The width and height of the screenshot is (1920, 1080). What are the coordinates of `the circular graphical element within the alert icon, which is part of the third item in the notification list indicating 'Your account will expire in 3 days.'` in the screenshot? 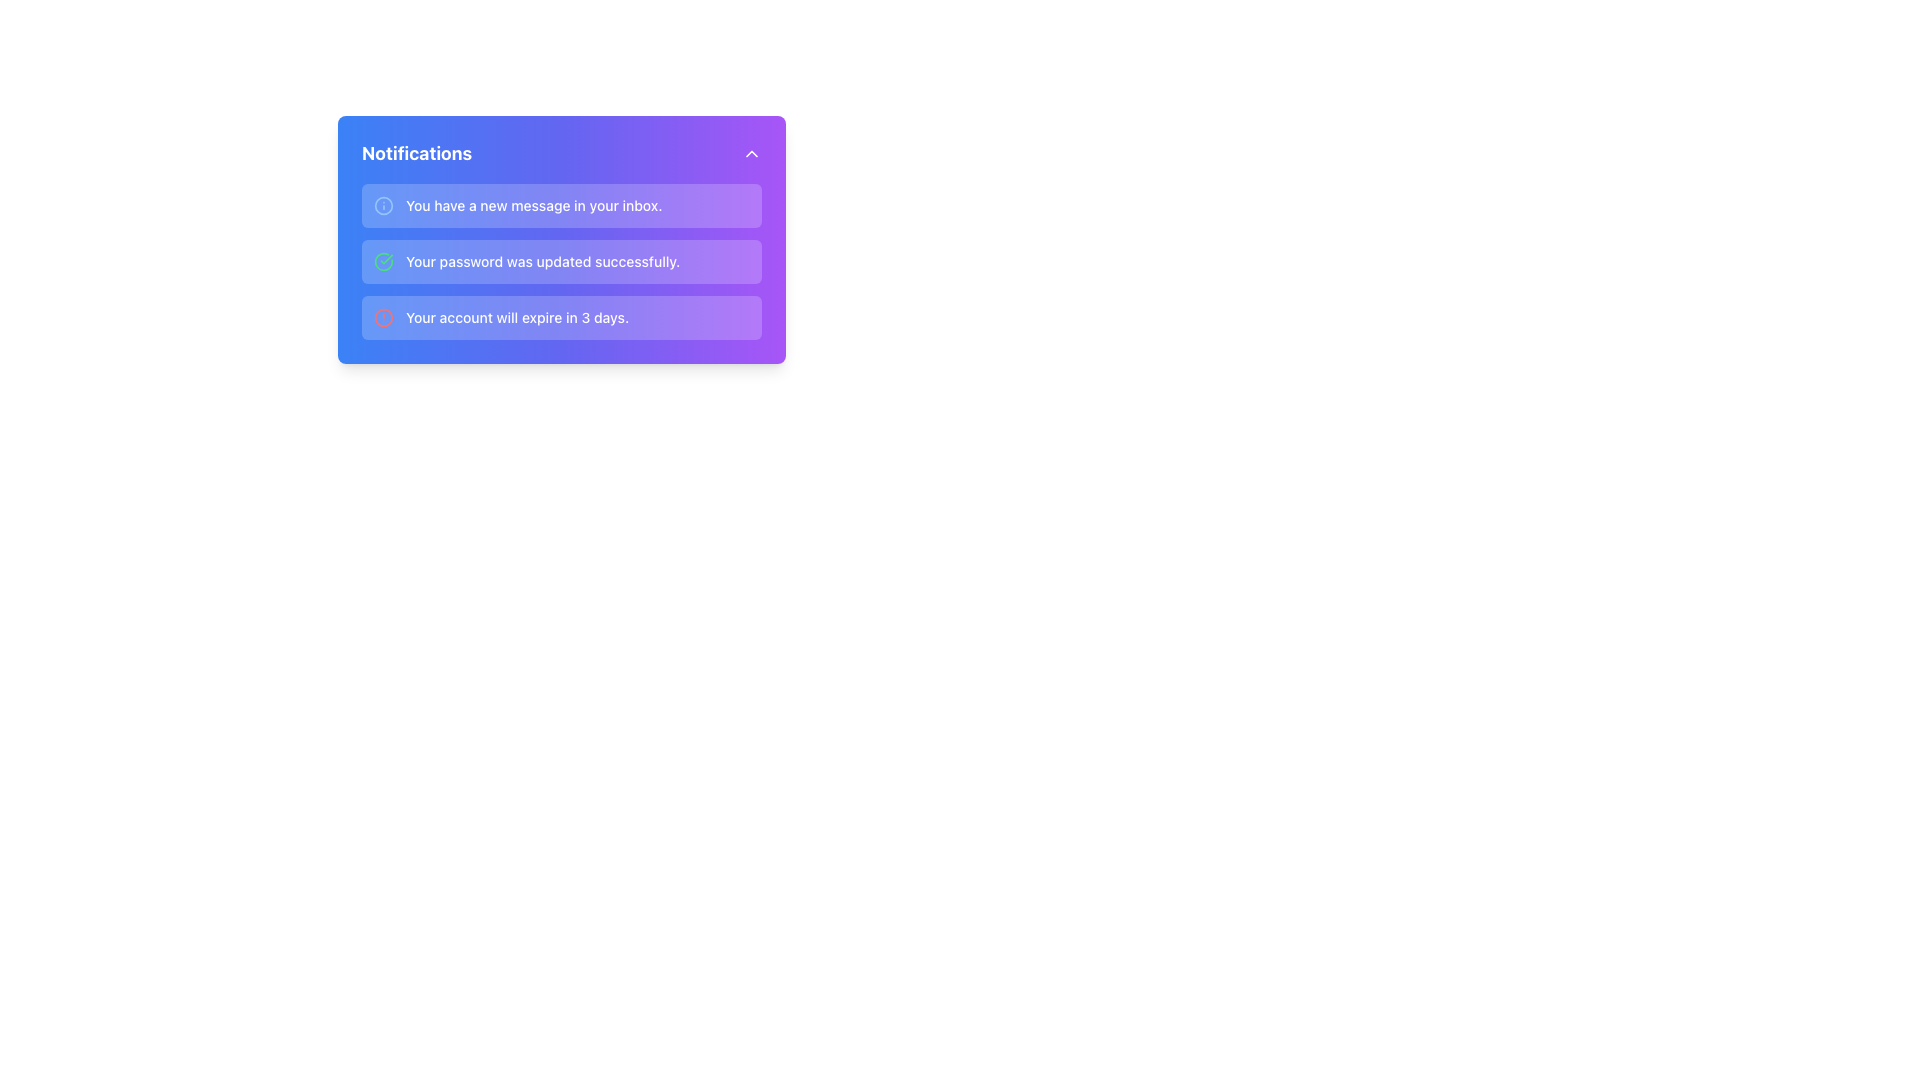 It's located at (384, 316).